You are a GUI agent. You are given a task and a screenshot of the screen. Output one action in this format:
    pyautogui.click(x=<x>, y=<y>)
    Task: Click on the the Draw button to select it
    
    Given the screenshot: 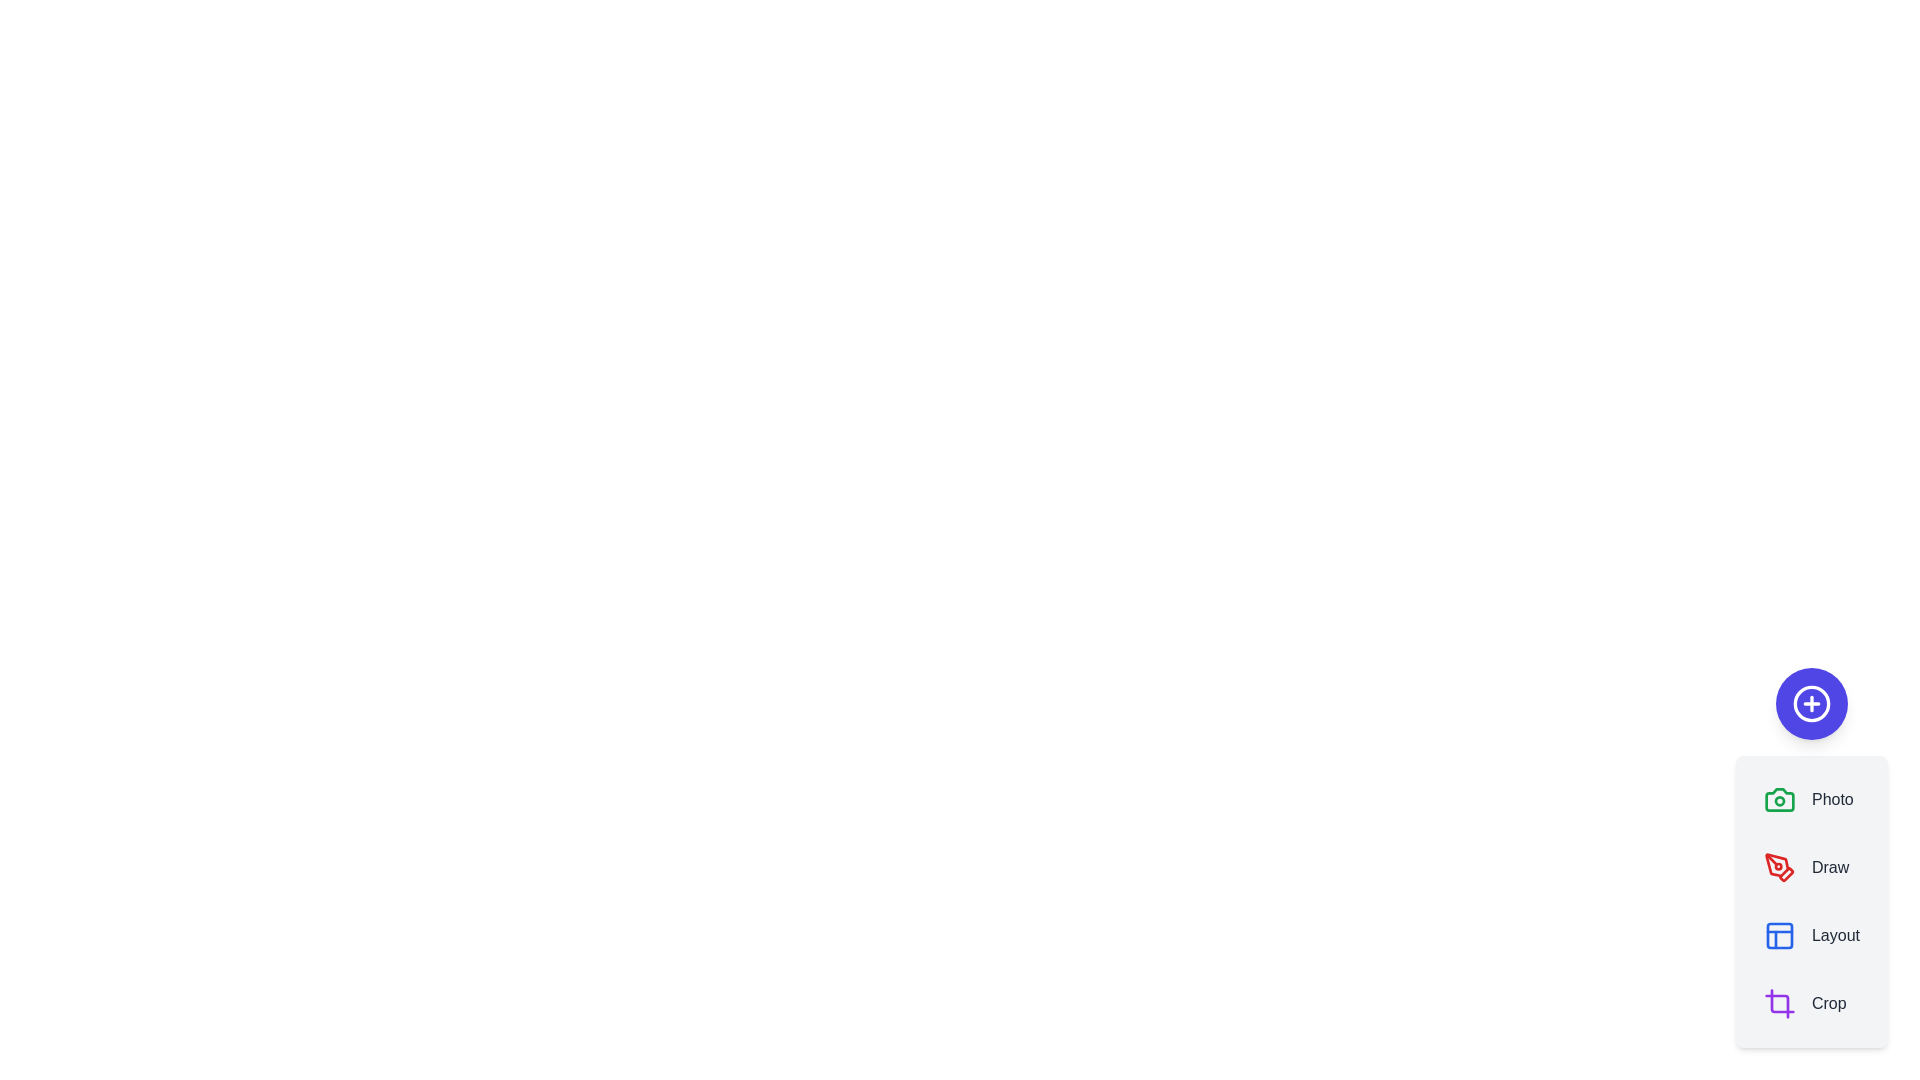 What is the action you would take?
    pyautogui.click(x=1806, y=866)
    